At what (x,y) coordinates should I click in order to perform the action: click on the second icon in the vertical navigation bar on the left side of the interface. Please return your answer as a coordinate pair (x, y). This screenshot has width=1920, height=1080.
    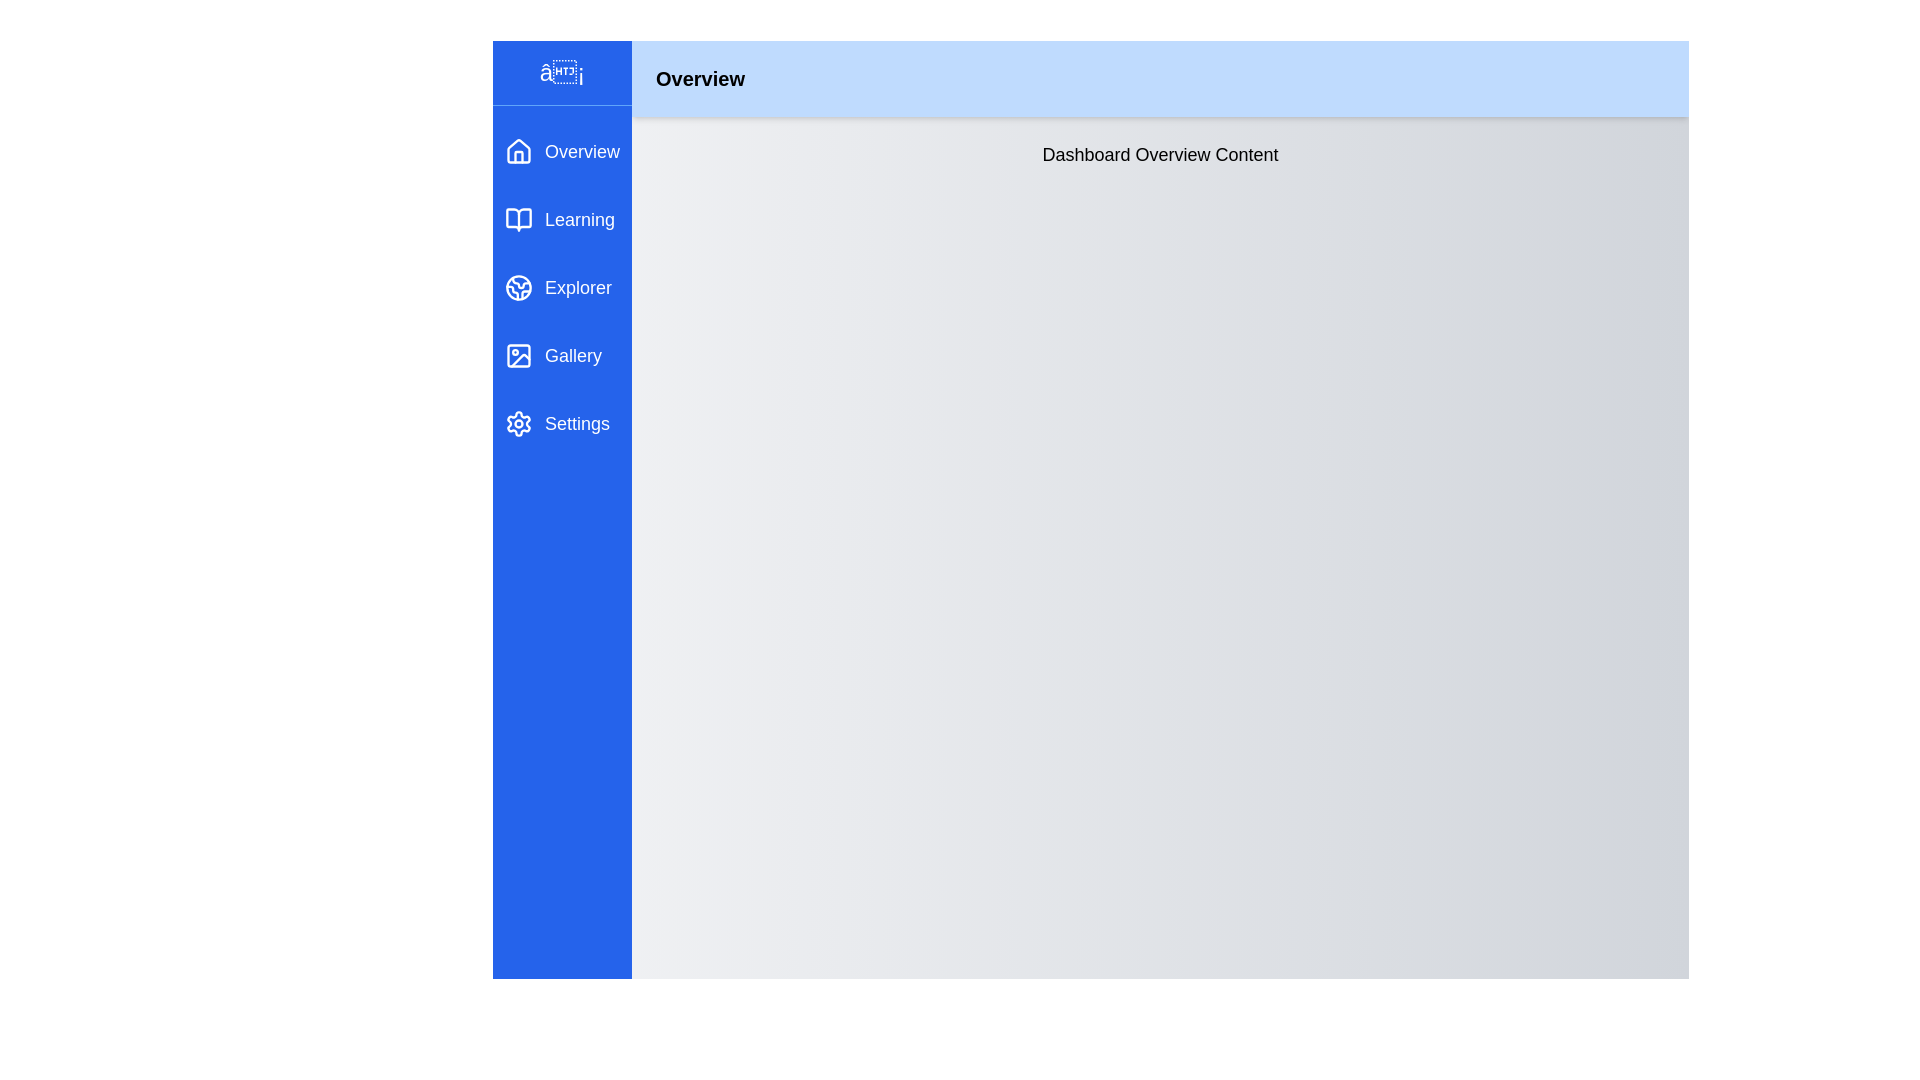
    Looking at the image, I should click on (518, 219).